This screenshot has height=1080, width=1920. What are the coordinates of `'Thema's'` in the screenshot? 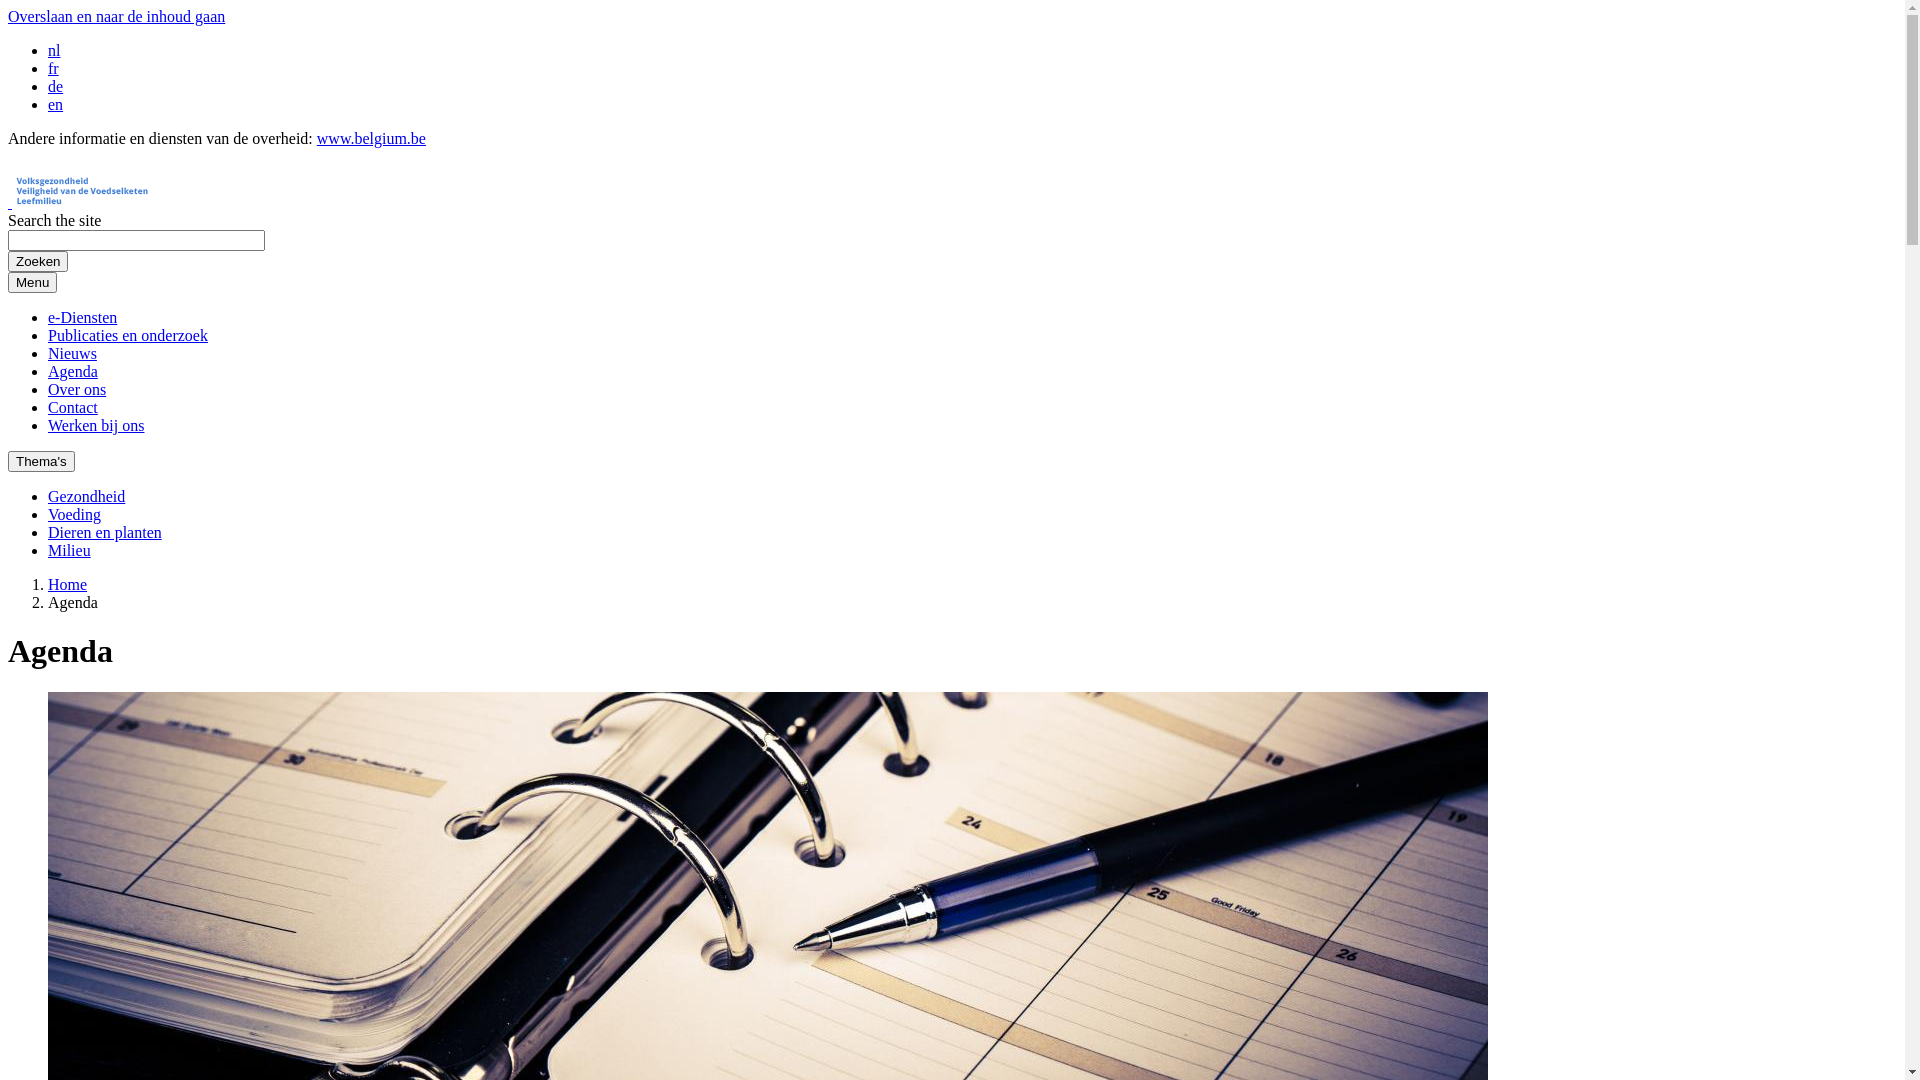 It's located at (8, 461).